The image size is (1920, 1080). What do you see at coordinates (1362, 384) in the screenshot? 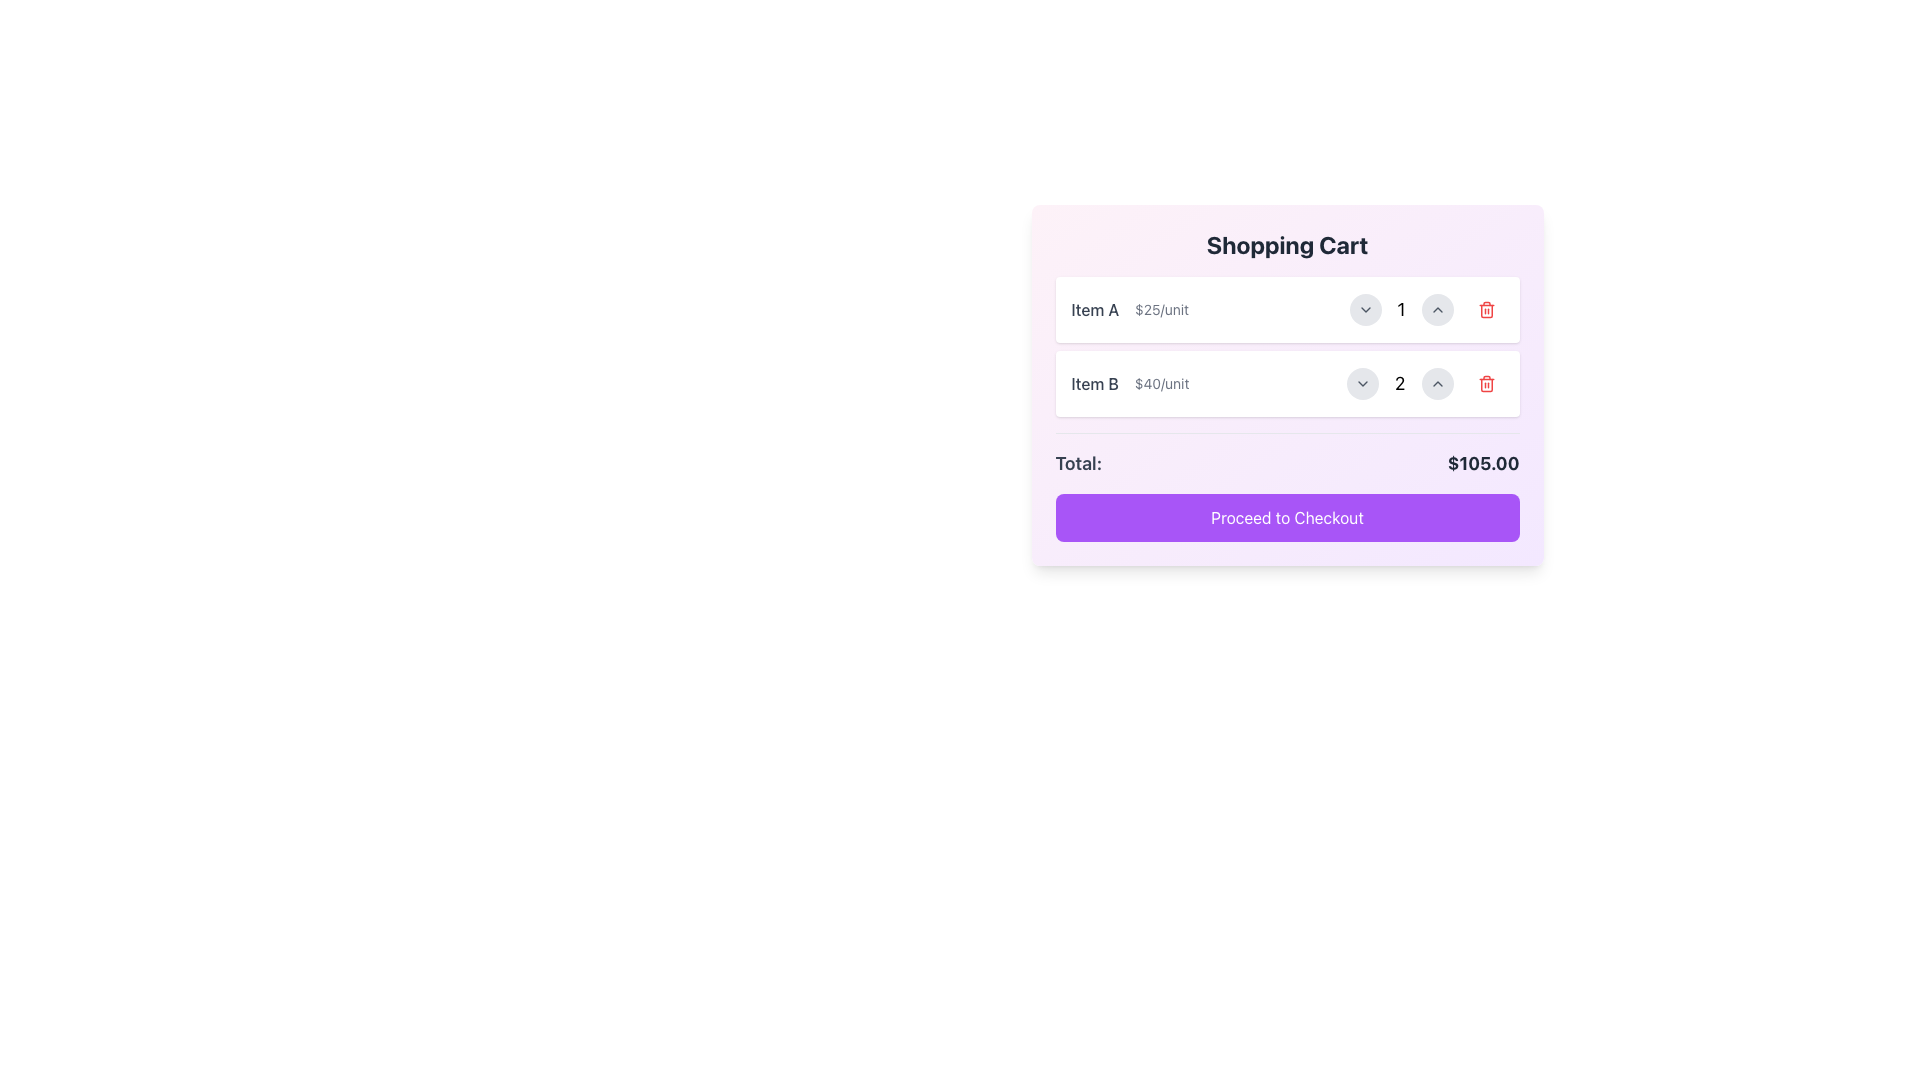
I see `the circular dropdown button with a light gray background located next to the quantity number '2' for 'Item B' in the shopping cart interface` at bounding box center [1362, 384].